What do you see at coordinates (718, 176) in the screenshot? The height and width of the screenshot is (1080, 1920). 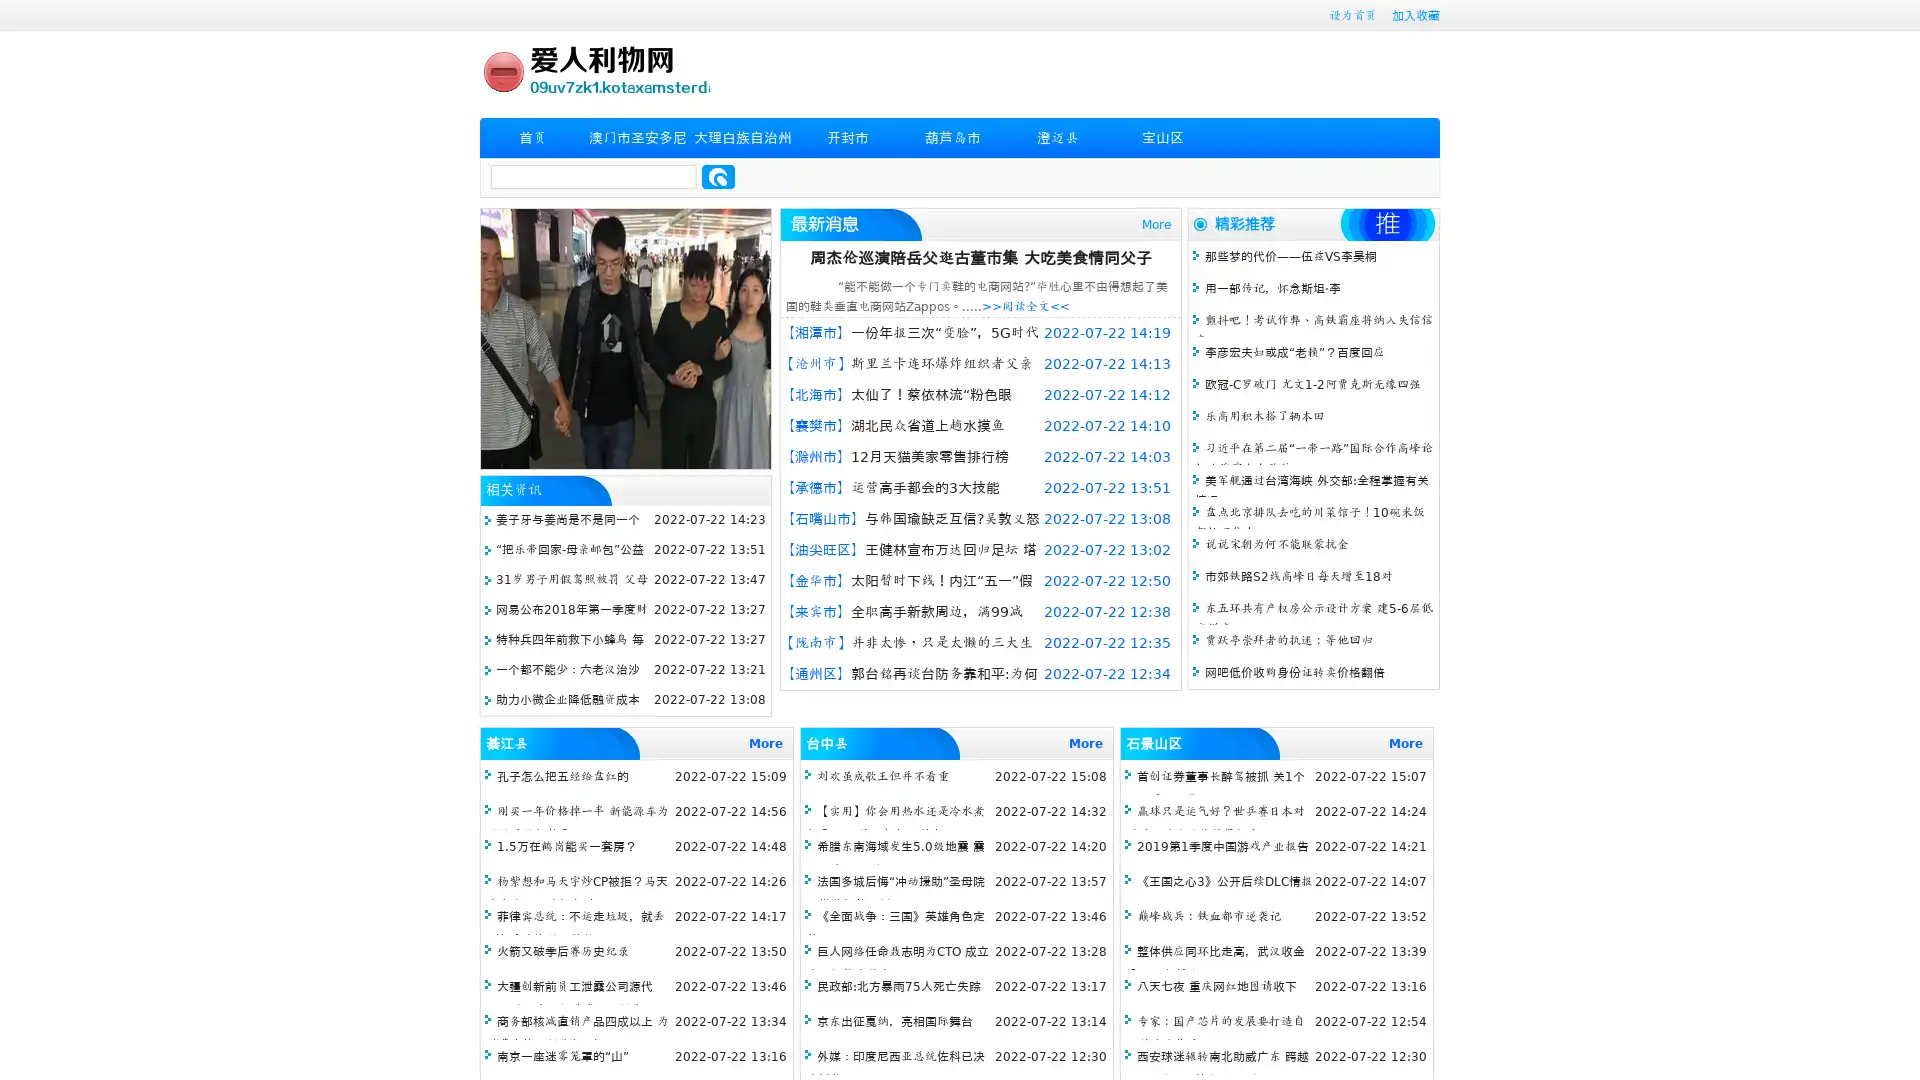 I see `Search` at bounding box center [718, 176].